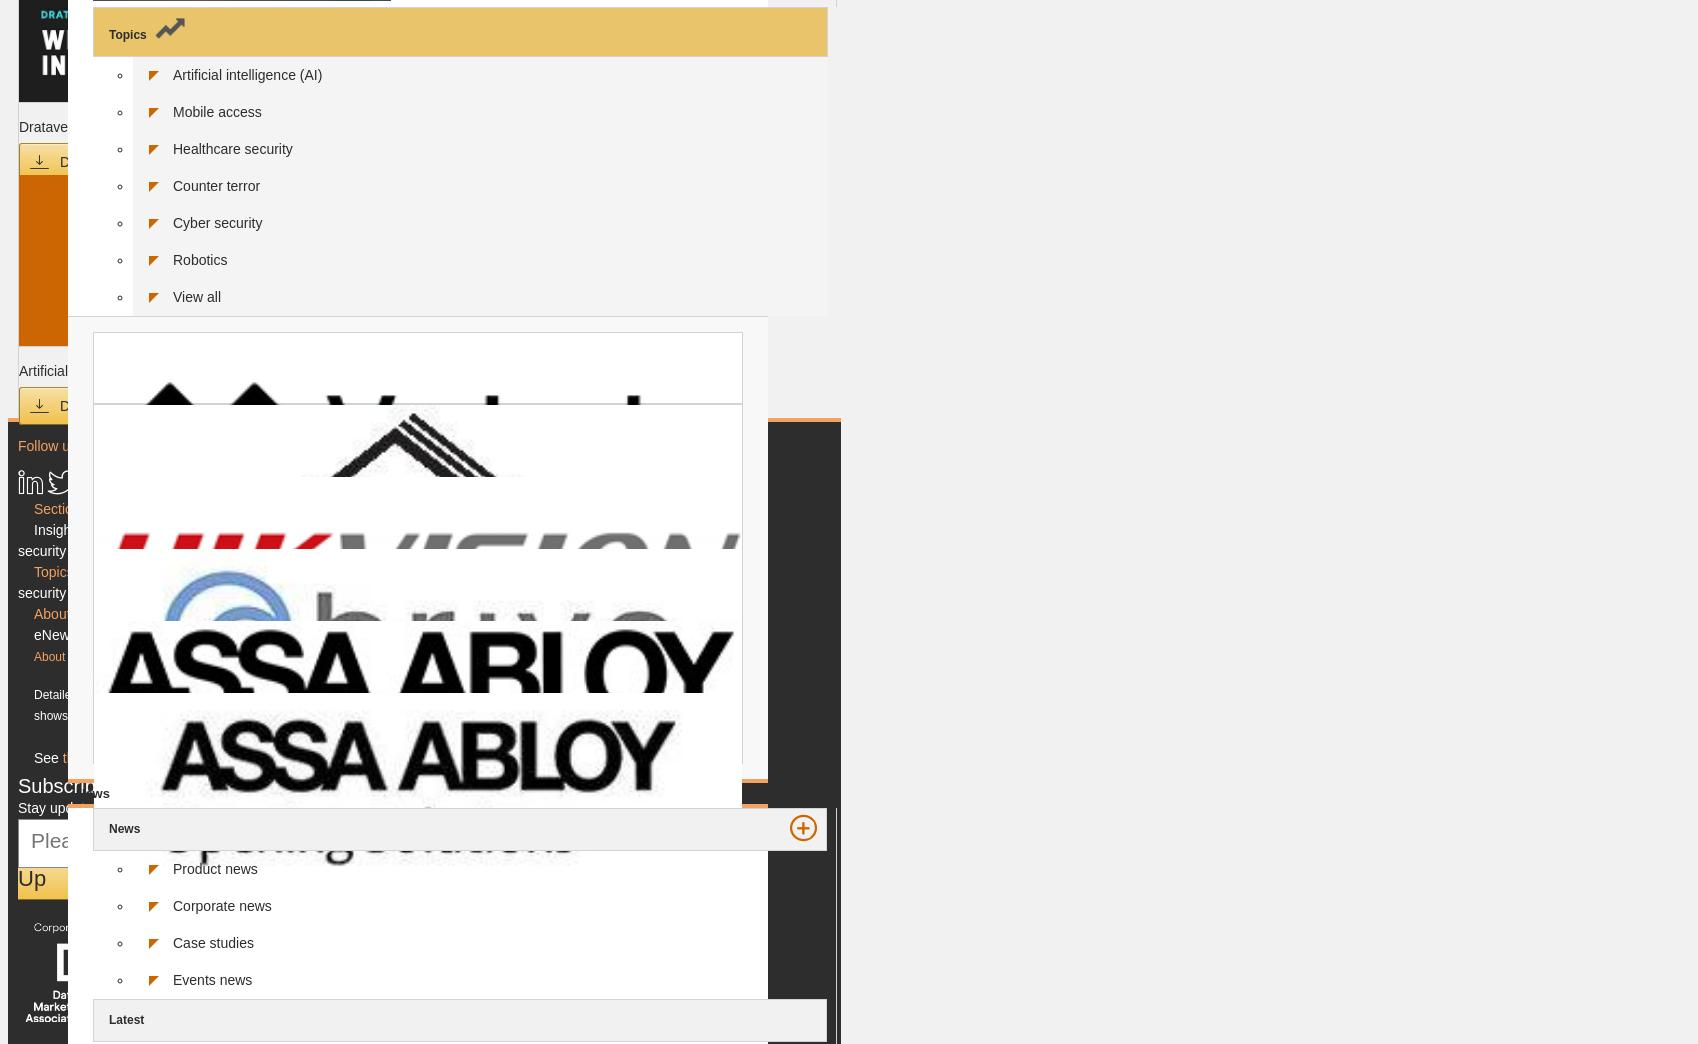  I want to click on 'Sections', so click(62, 508).